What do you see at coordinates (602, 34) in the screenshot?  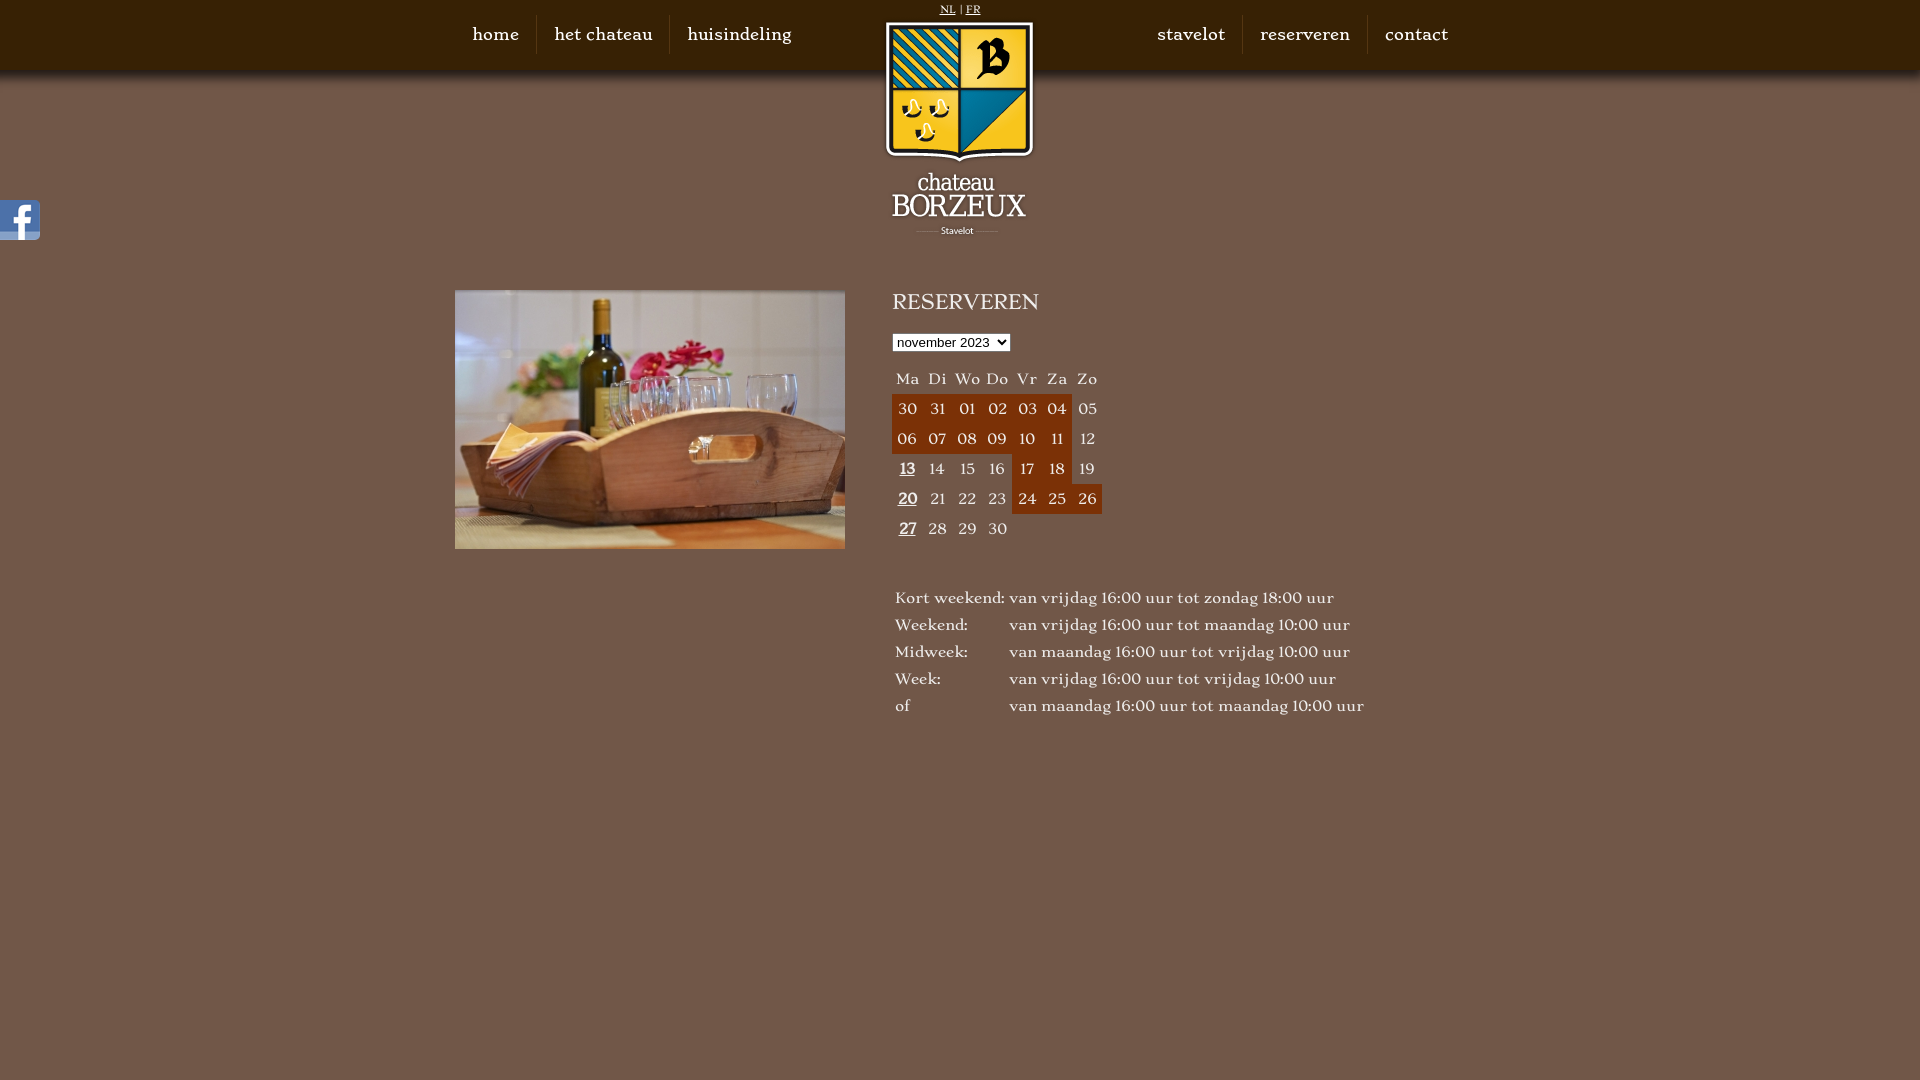 I see `'het chateau'` at bounding box center [602, 34].